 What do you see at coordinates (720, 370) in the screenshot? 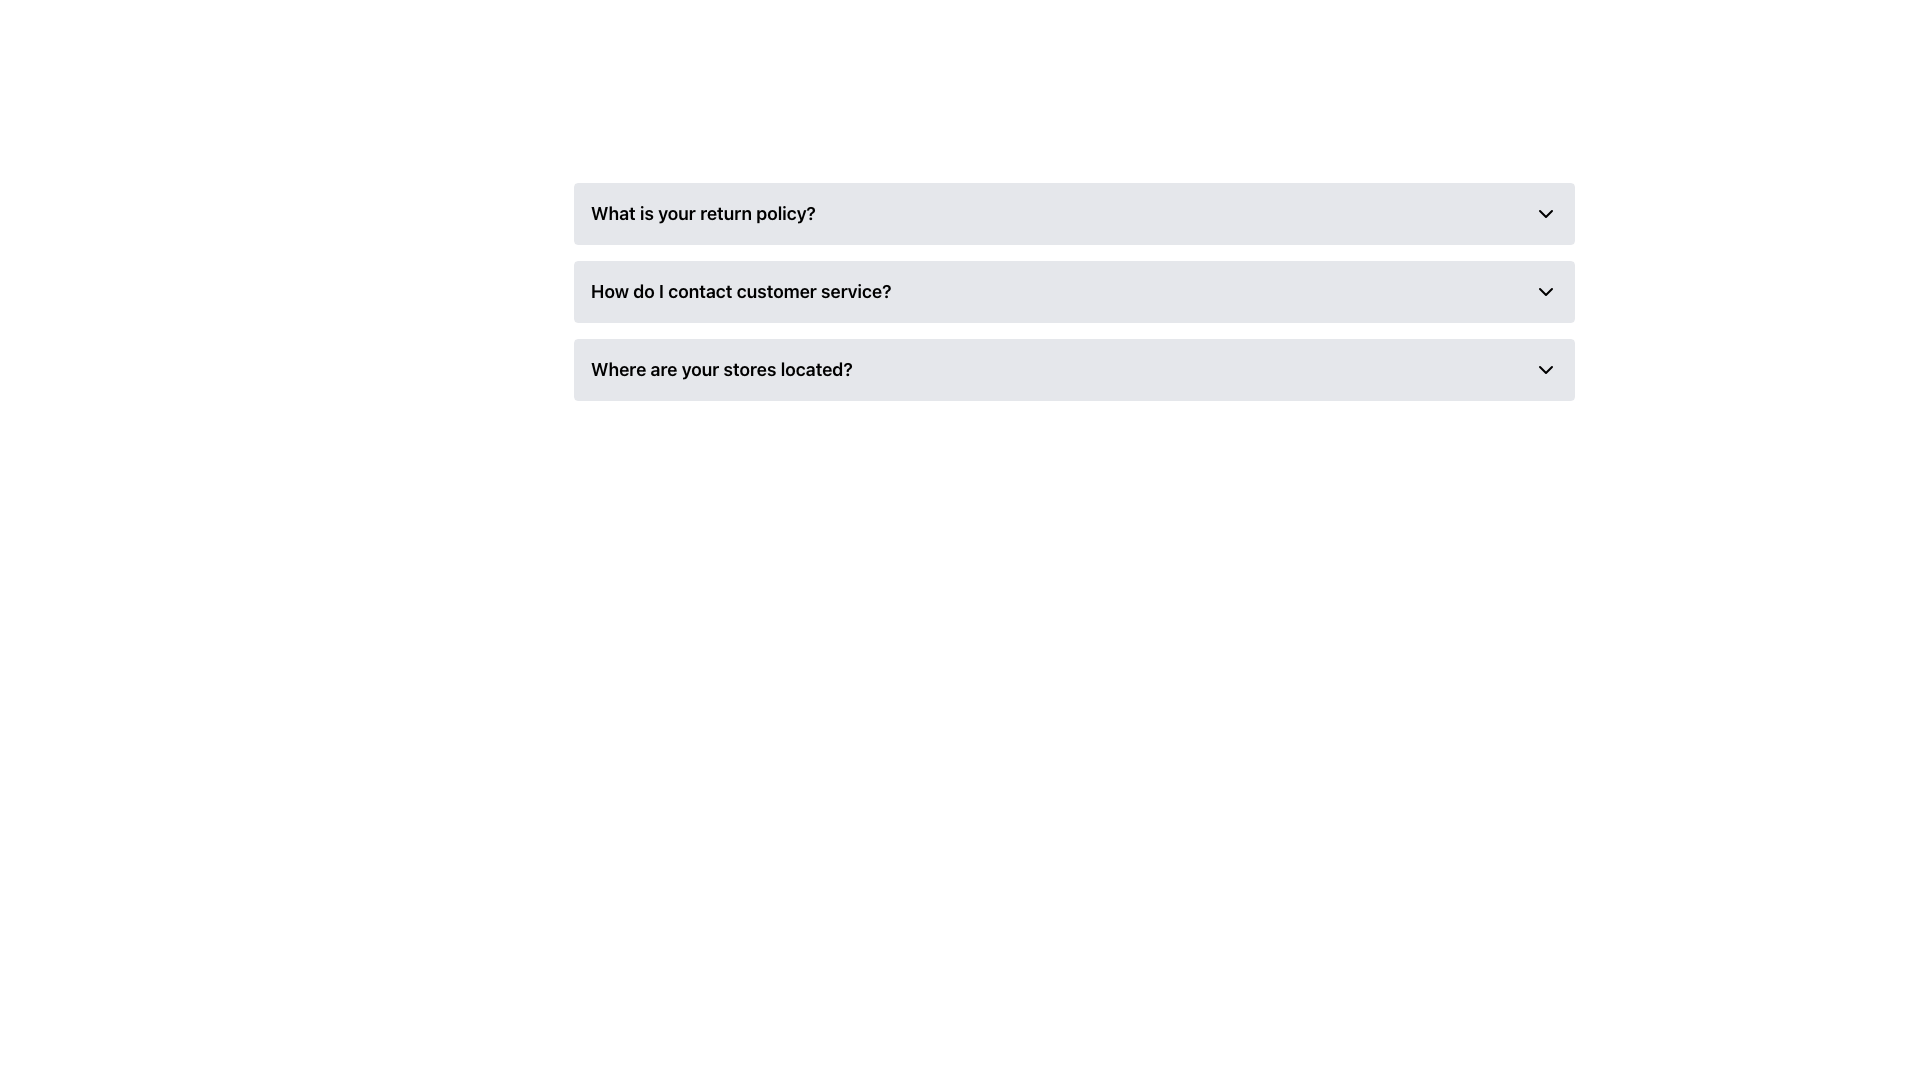
I see `text label 'Where are your stores located?' which is prominently styled and located in the FAQ section, below 'How do I contact customer service?'` at bounding box center [720, 370].